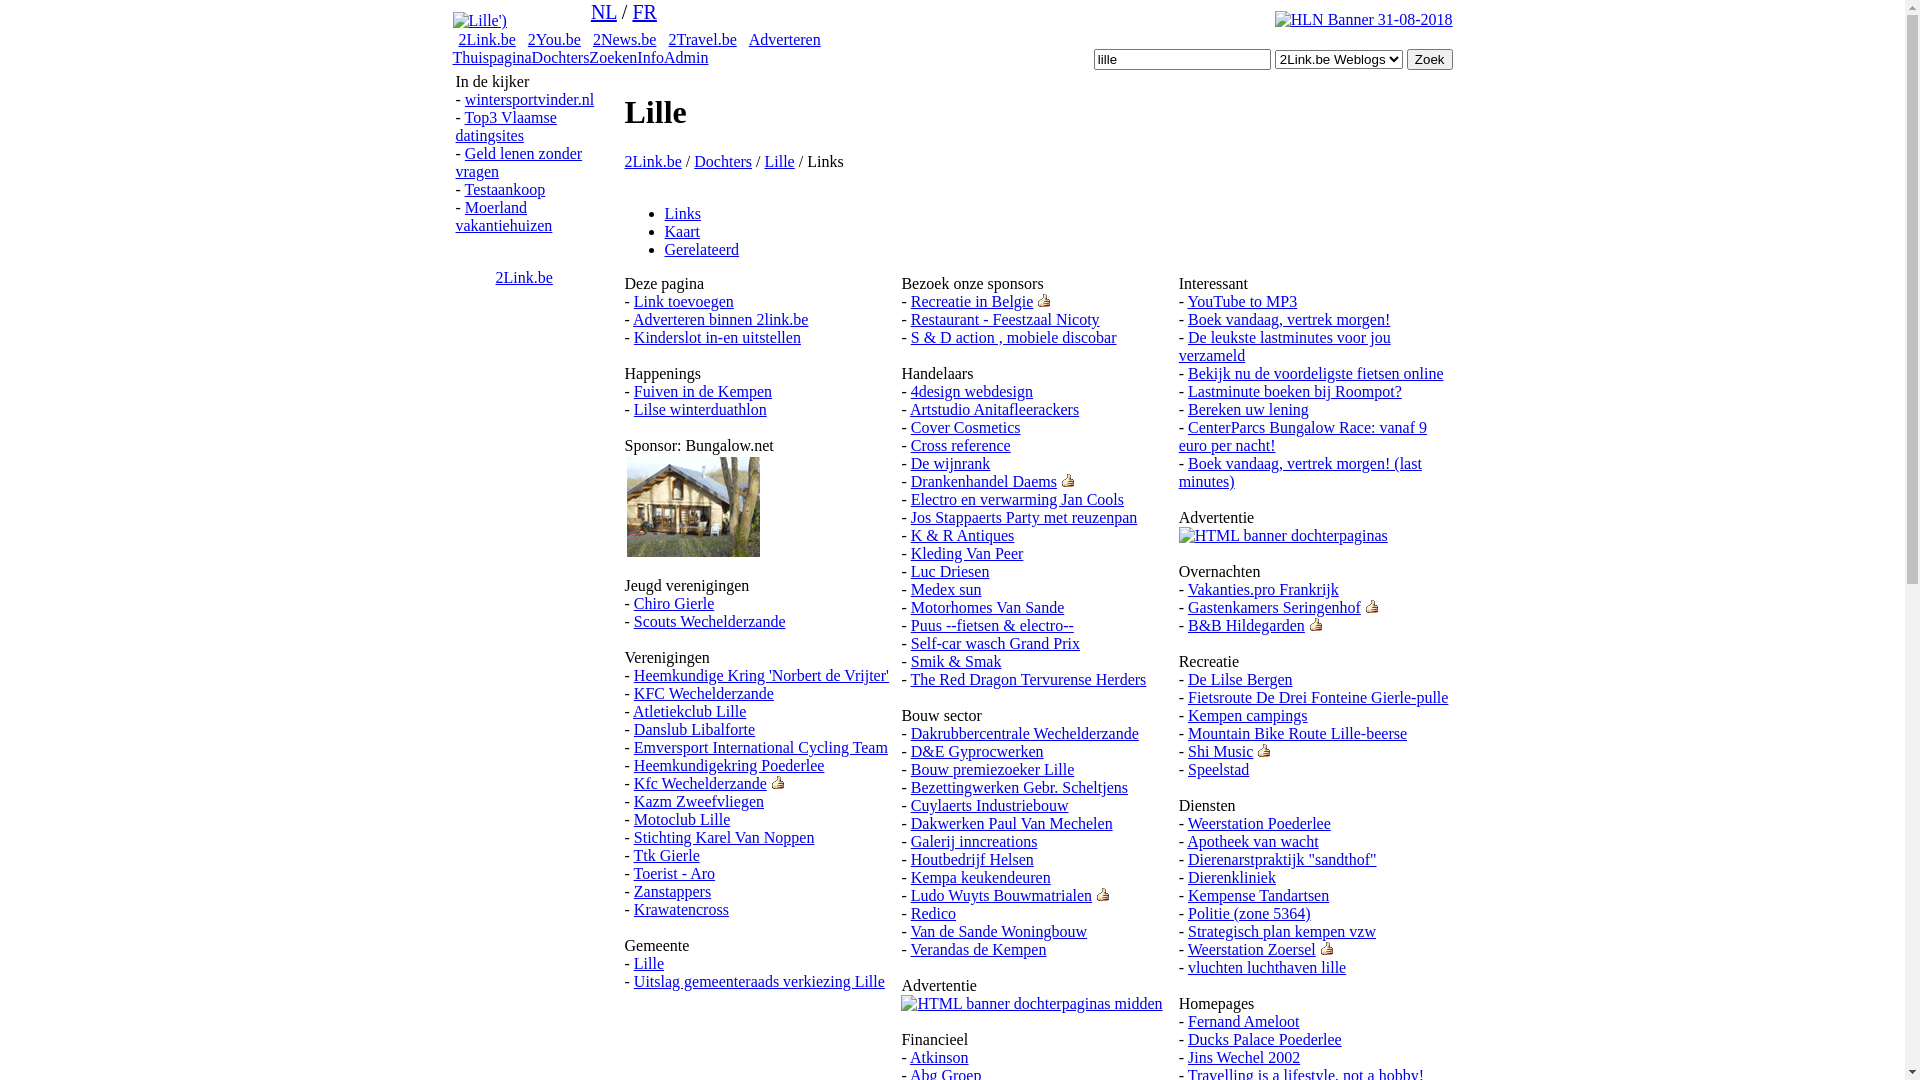  What do you see at coordinates (989, 804) in the screenshot?
I see `'Cuylaerts Industriebouw'` at bounding box center [989, 804].